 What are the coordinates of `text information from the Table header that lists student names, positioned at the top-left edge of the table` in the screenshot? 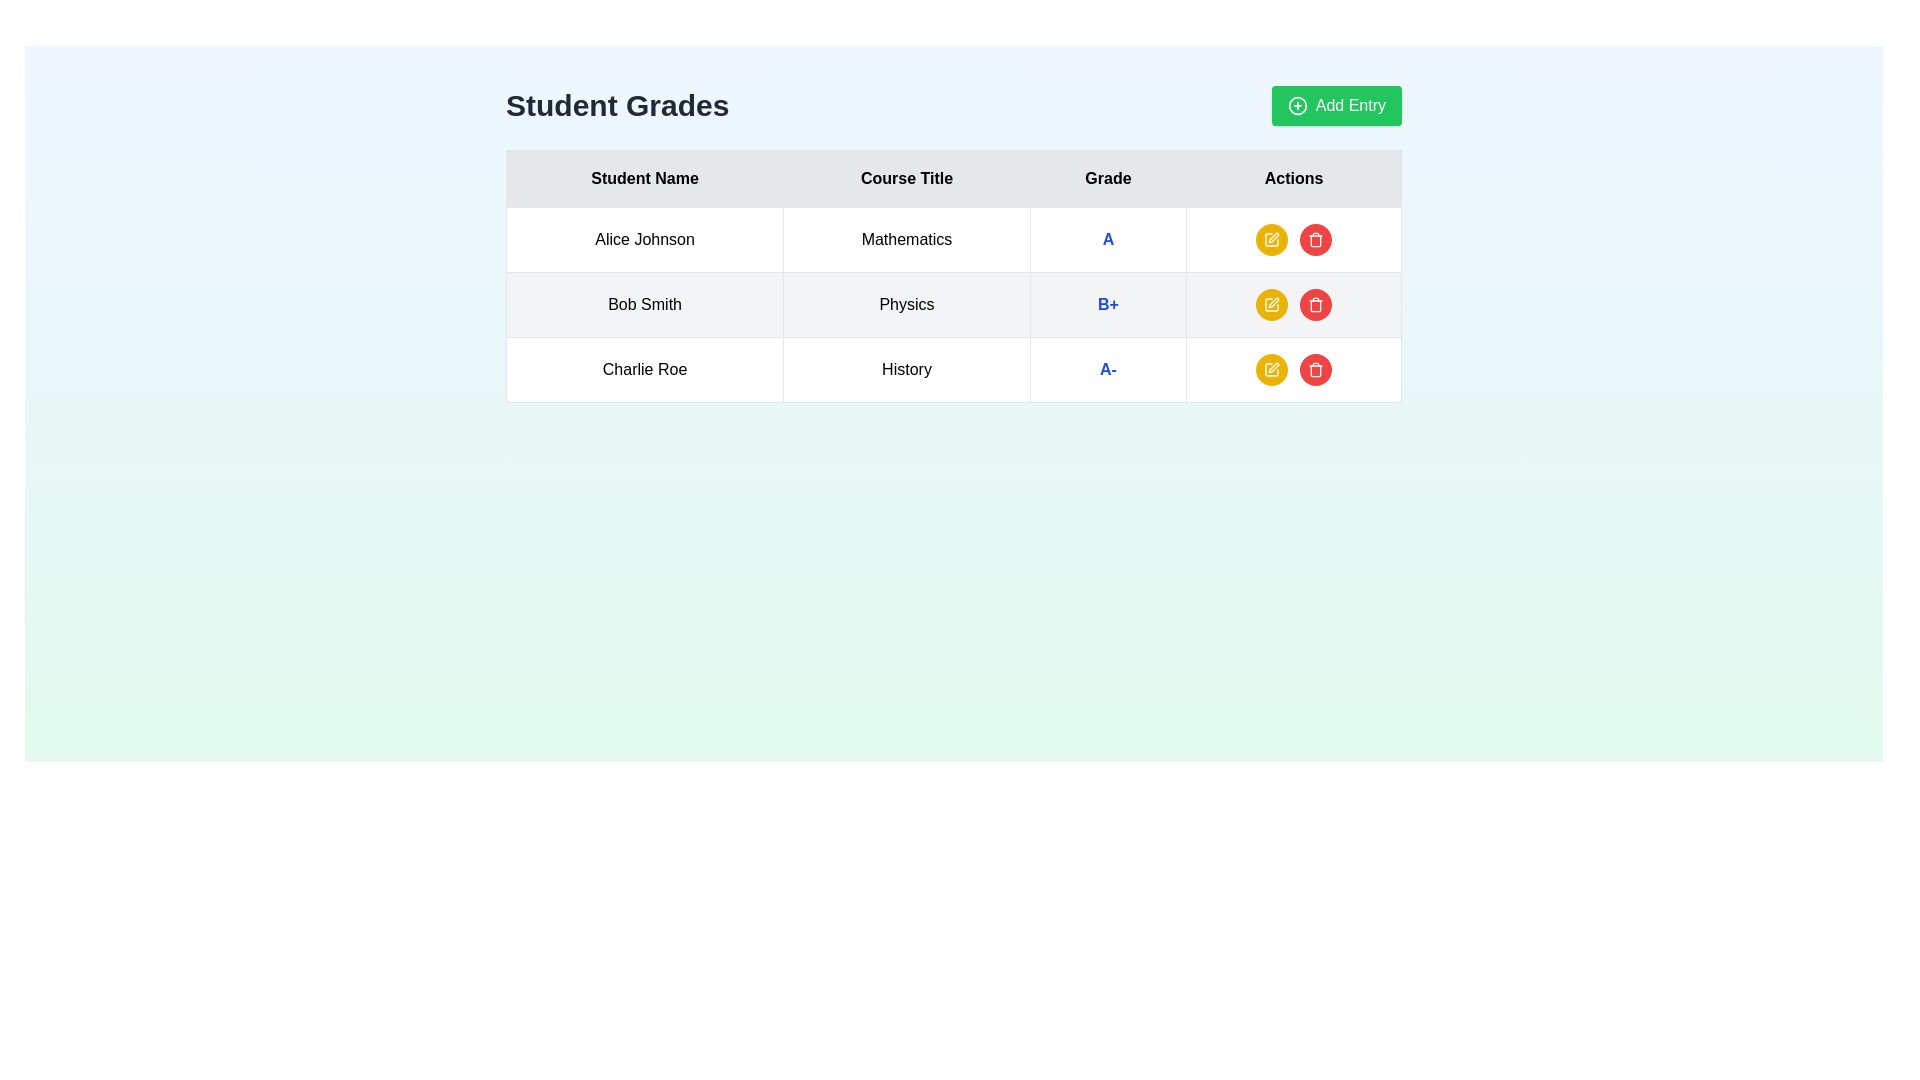 It's located at (645, 177).